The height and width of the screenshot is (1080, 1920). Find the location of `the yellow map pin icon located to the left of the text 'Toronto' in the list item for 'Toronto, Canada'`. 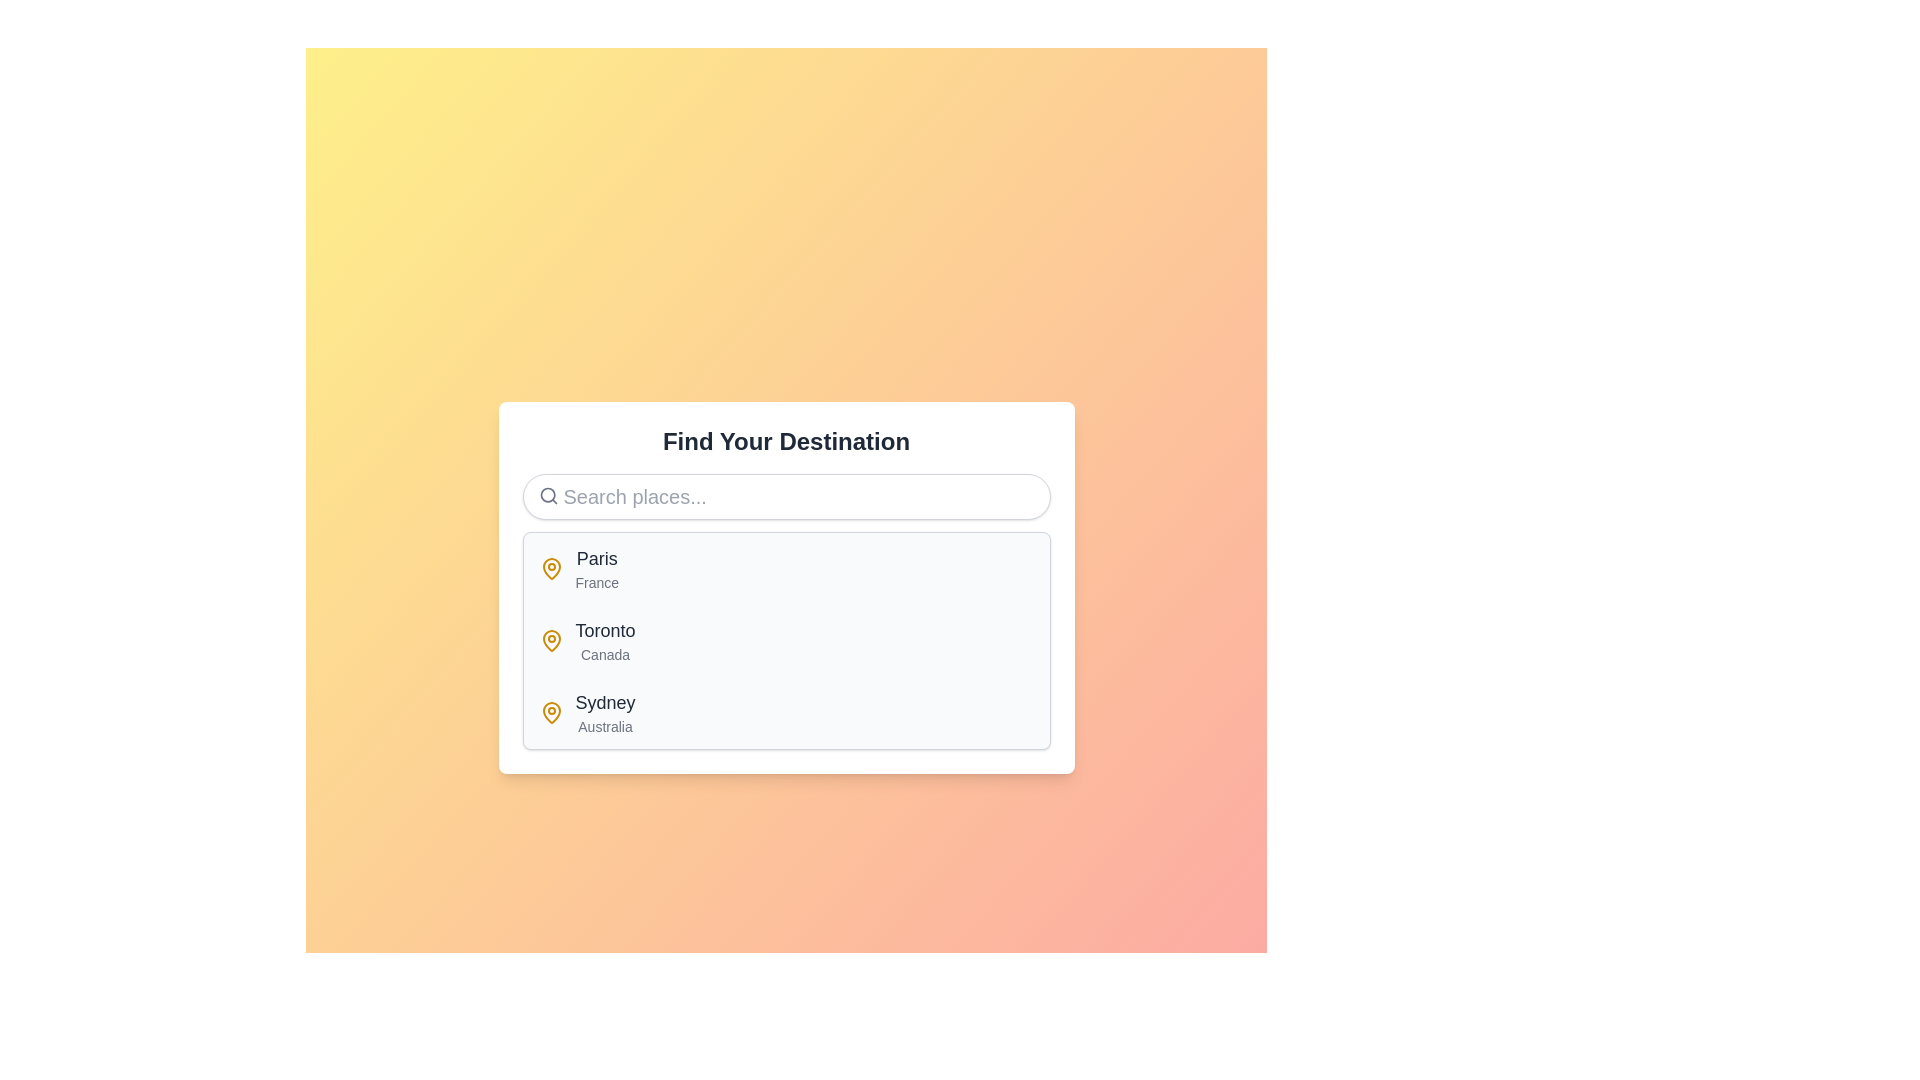

the yellow map pin icon located to the left of the text 'Toronto' in the list item for 'Toronto, Canada' is located at coordinates (551, 640).